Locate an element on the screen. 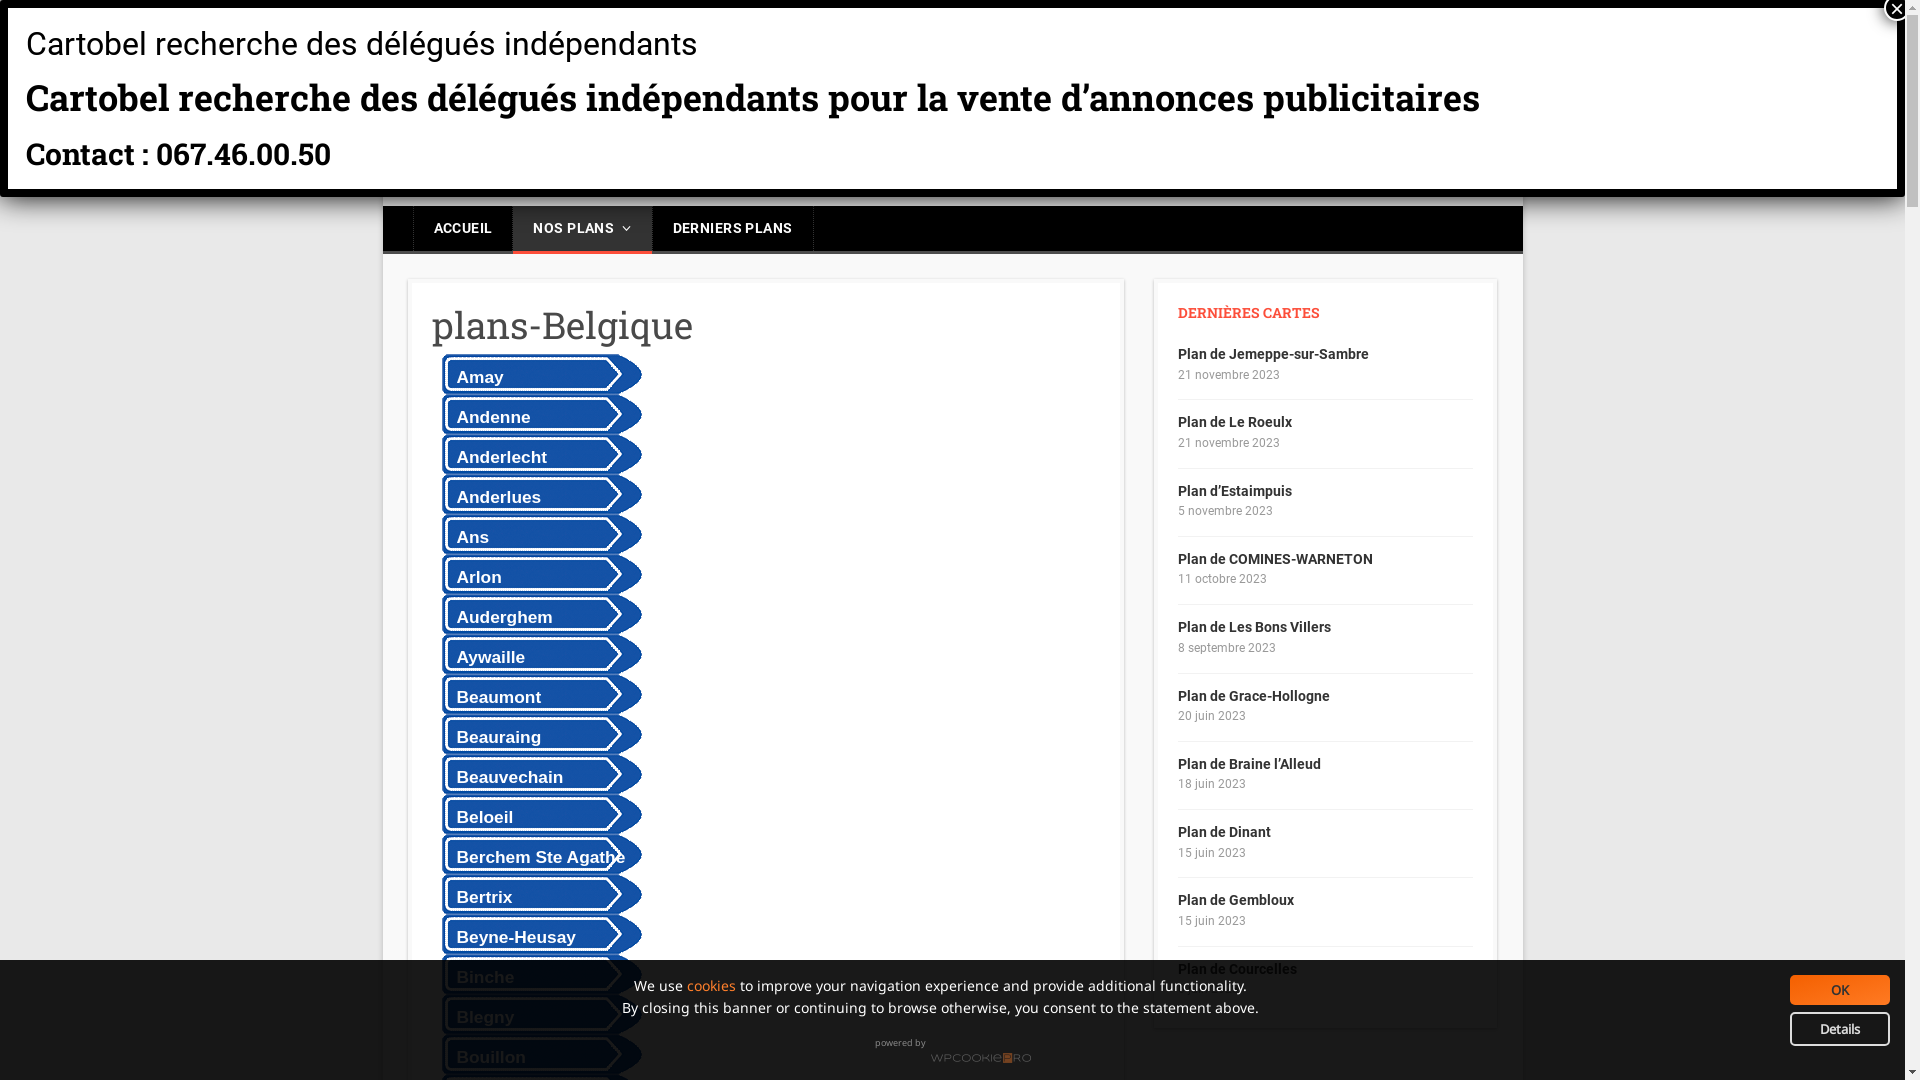 The width and height of the screenshot is (1920, 1080). 'Bouillon' is located at coordinates (537, 1052).